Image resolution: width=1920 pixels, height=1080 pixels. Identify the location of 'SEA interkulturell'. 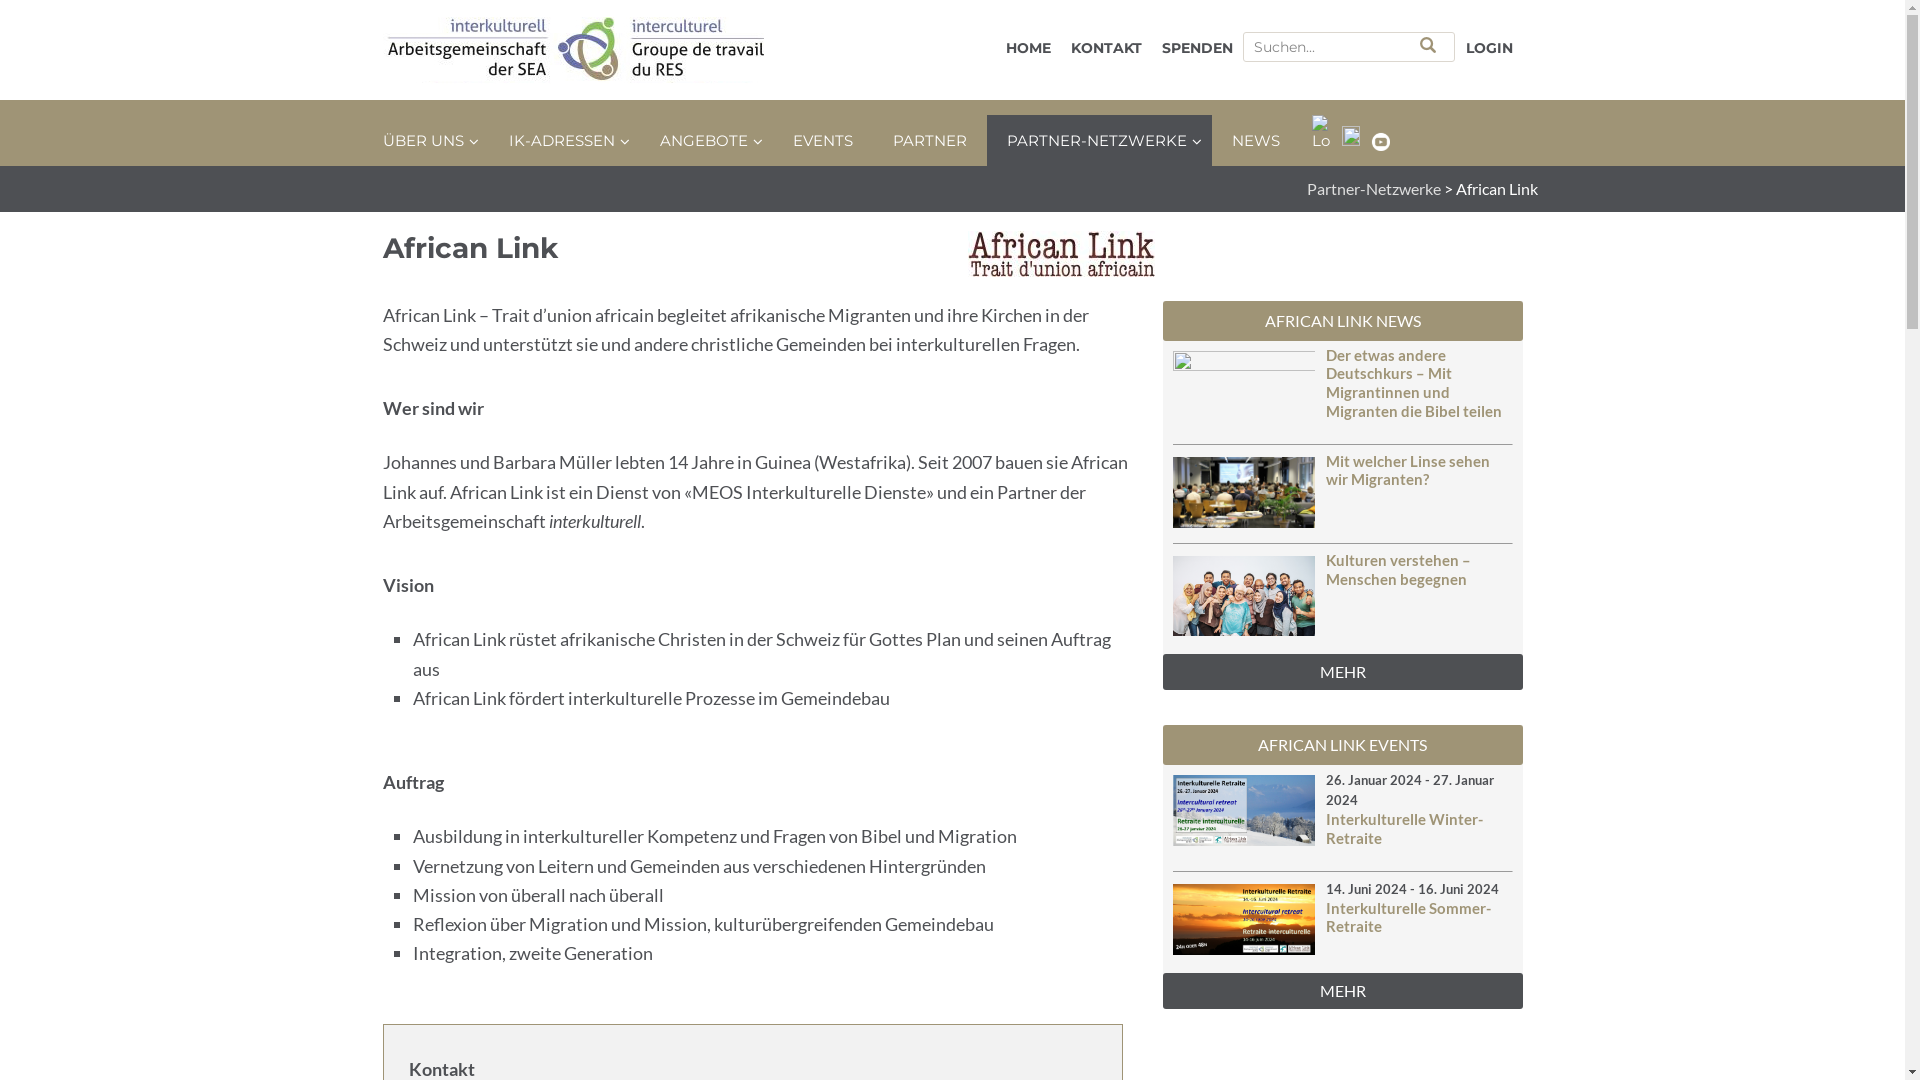
(580, 49).